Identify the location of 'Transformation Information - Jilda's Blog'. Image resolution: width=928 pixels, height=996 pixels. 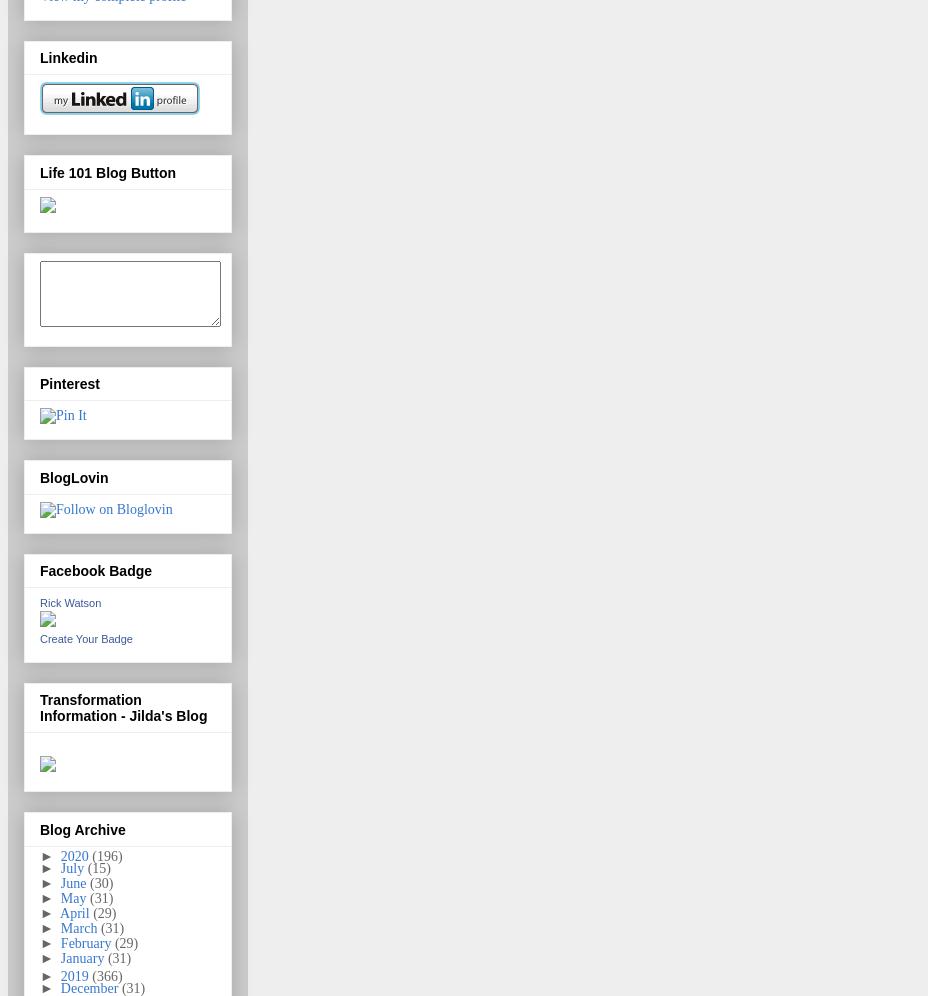
(123, 706).